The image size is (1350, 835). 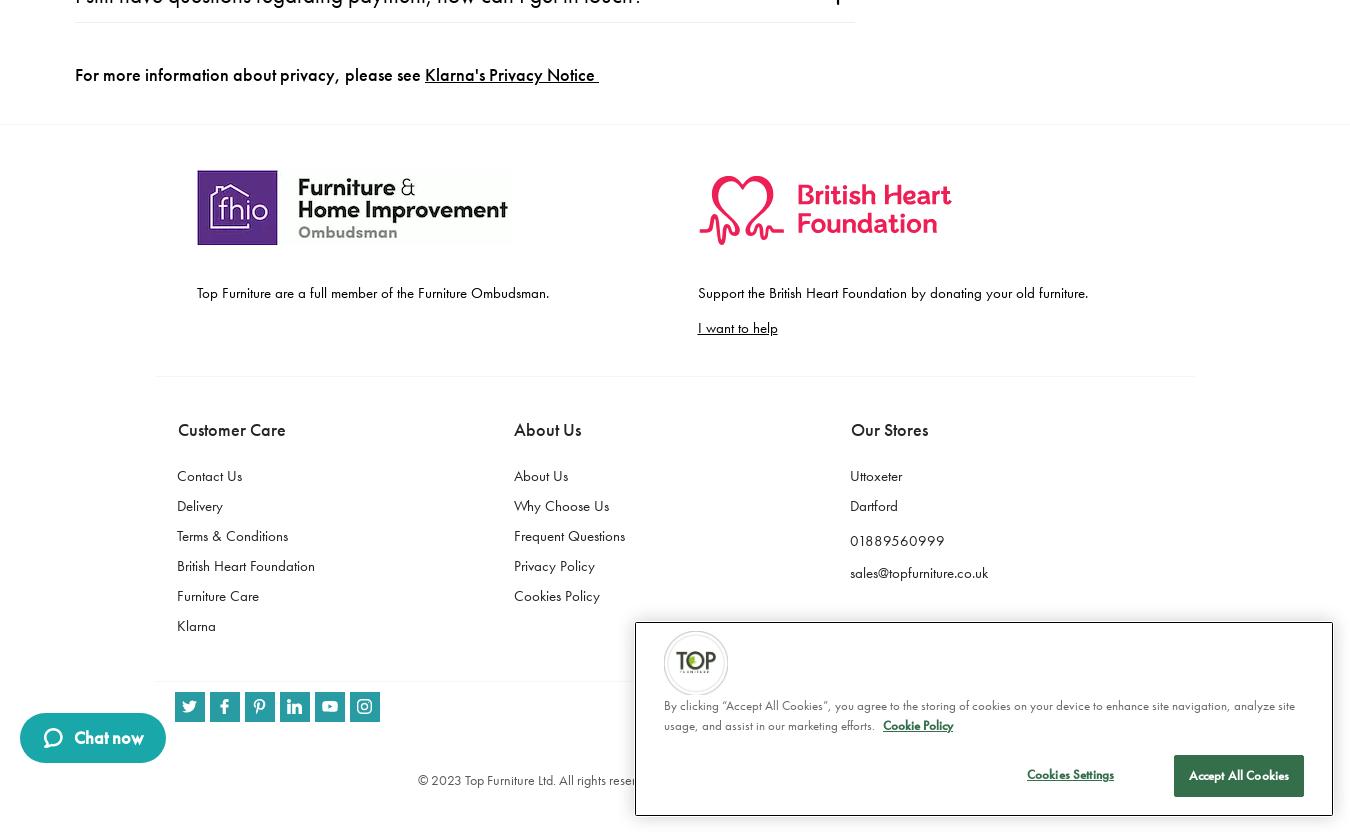 What do you see at coordinates (917, 69) in the screenshot?
I see `'sales@topfurniture.co.uk'` at bounding box center [917, 69].